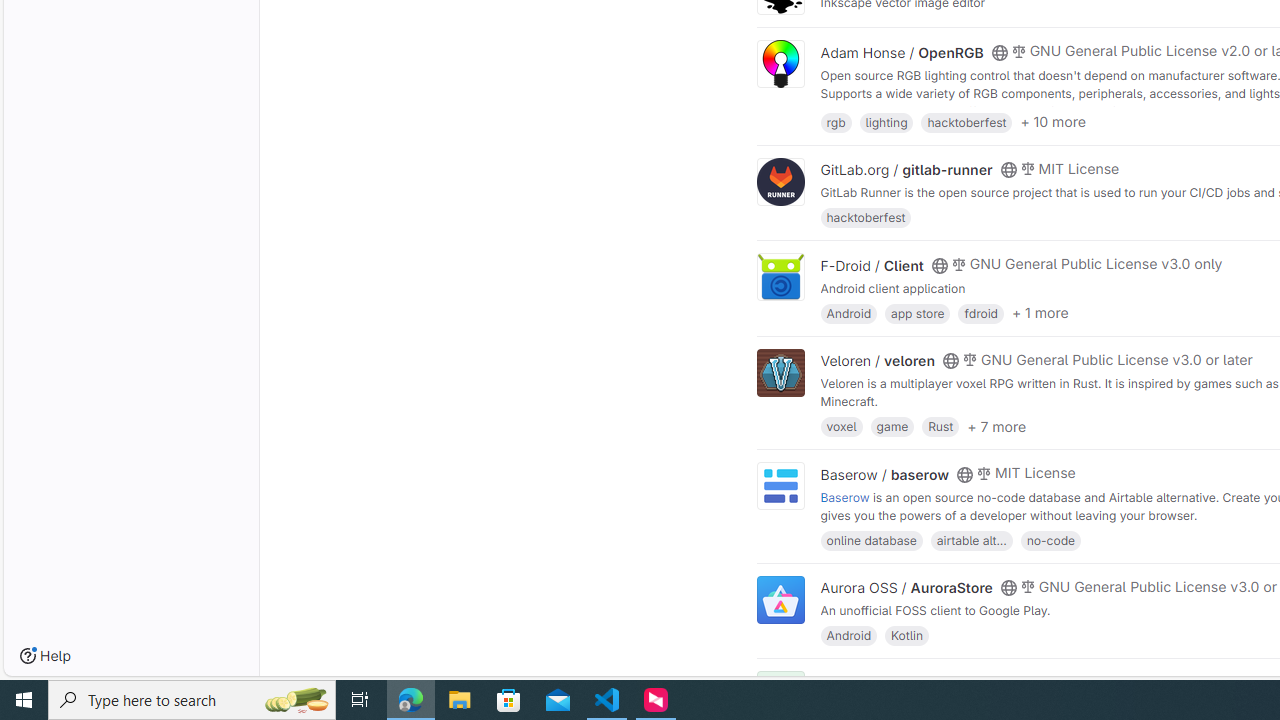 This screenshot has width=1280, height=720. What do you see at coordinates (836, 121) in the screenshot?
I see `'rgb'` at bounding box center [836, 121].